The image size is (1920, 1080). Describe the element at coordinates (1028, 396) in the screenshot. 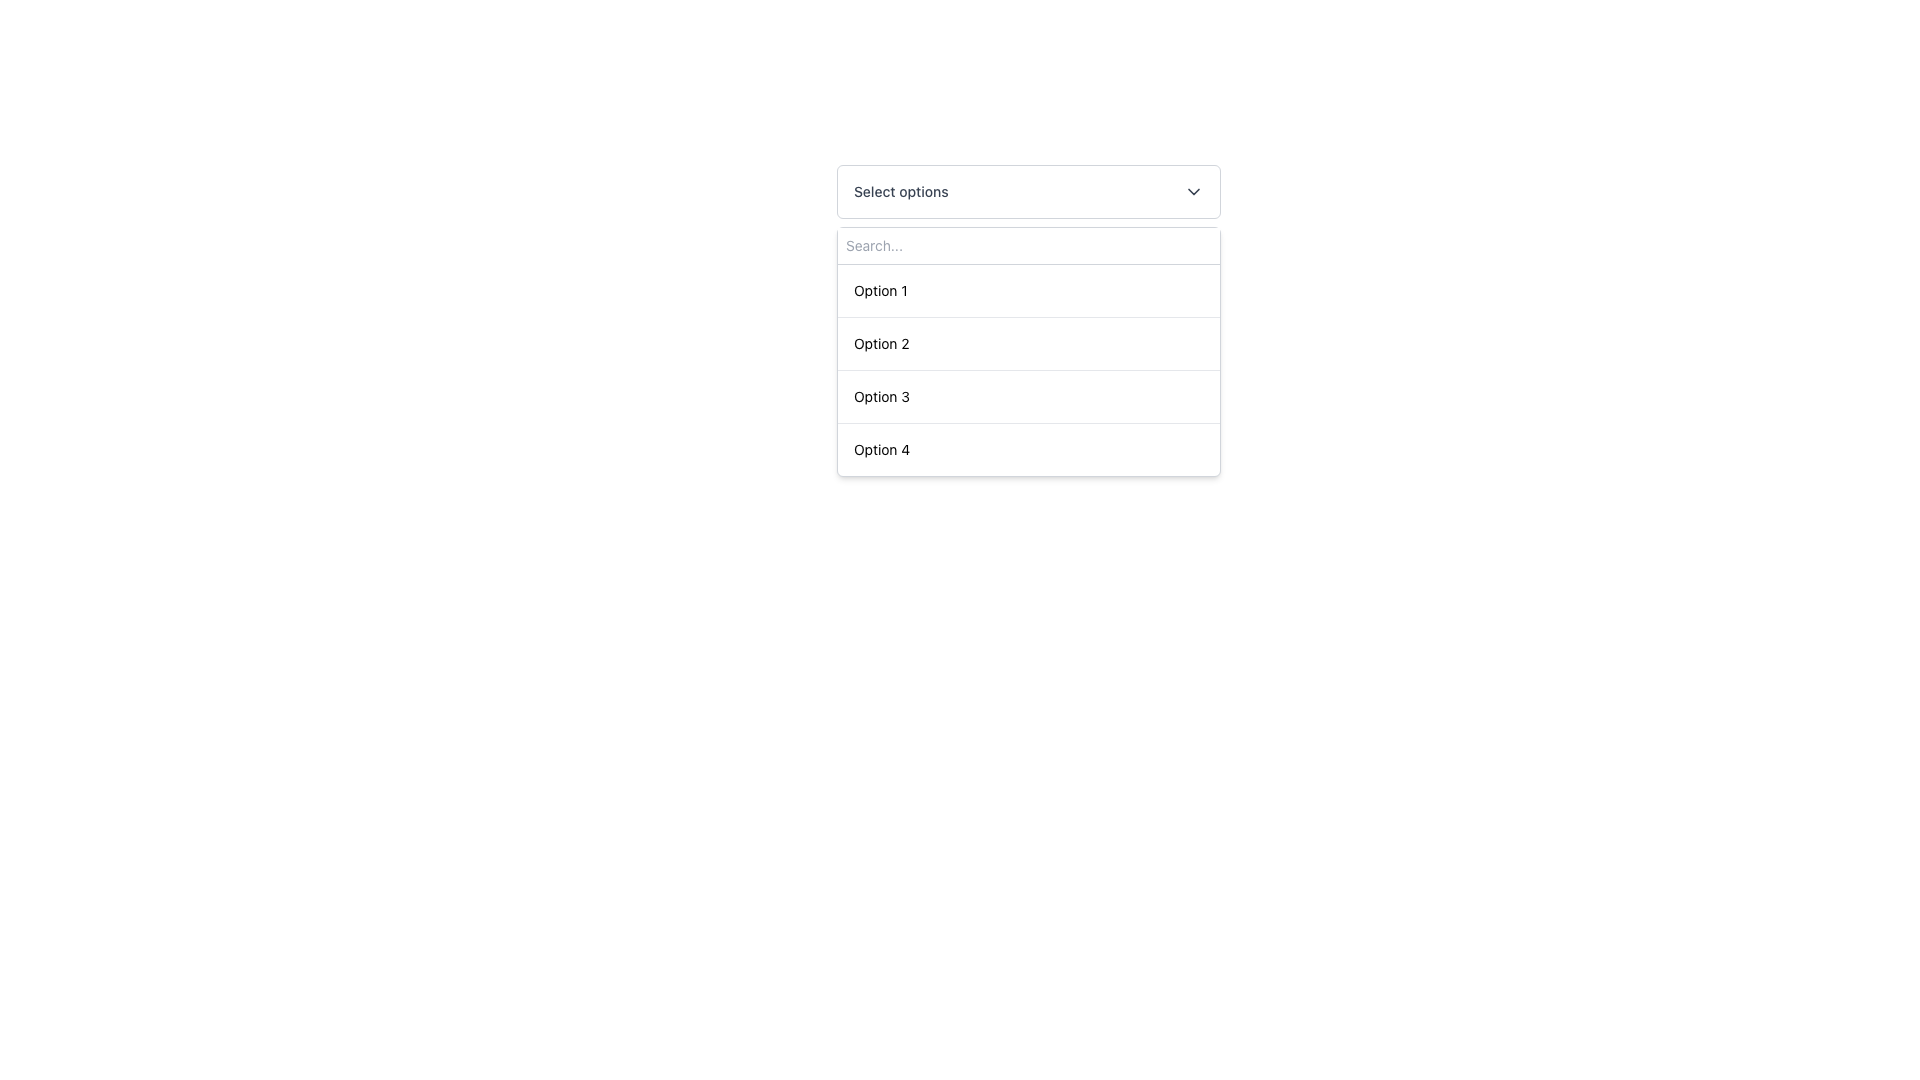

I see `to select 'Option 3' from the dropdown menu, which is the third option in the list` at that location.